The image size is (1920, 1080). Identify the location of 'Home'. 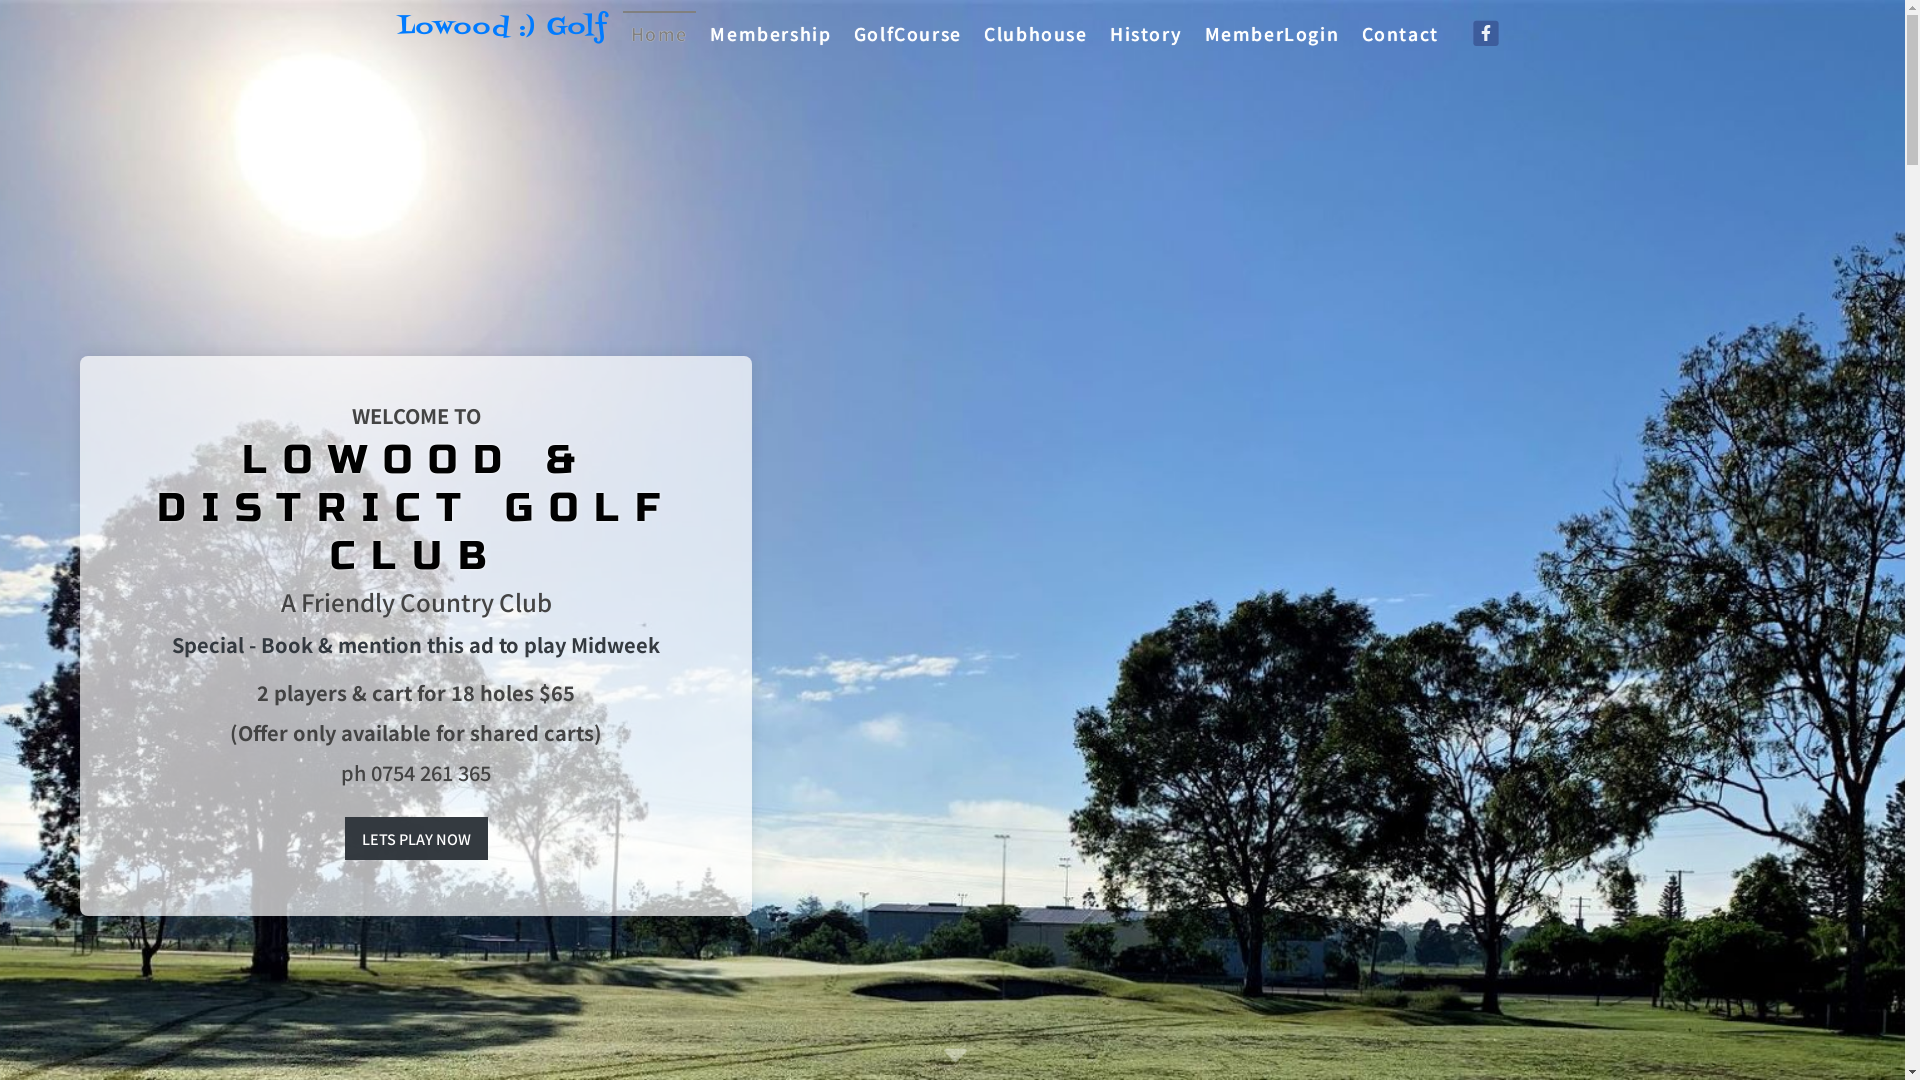
(659, 33).